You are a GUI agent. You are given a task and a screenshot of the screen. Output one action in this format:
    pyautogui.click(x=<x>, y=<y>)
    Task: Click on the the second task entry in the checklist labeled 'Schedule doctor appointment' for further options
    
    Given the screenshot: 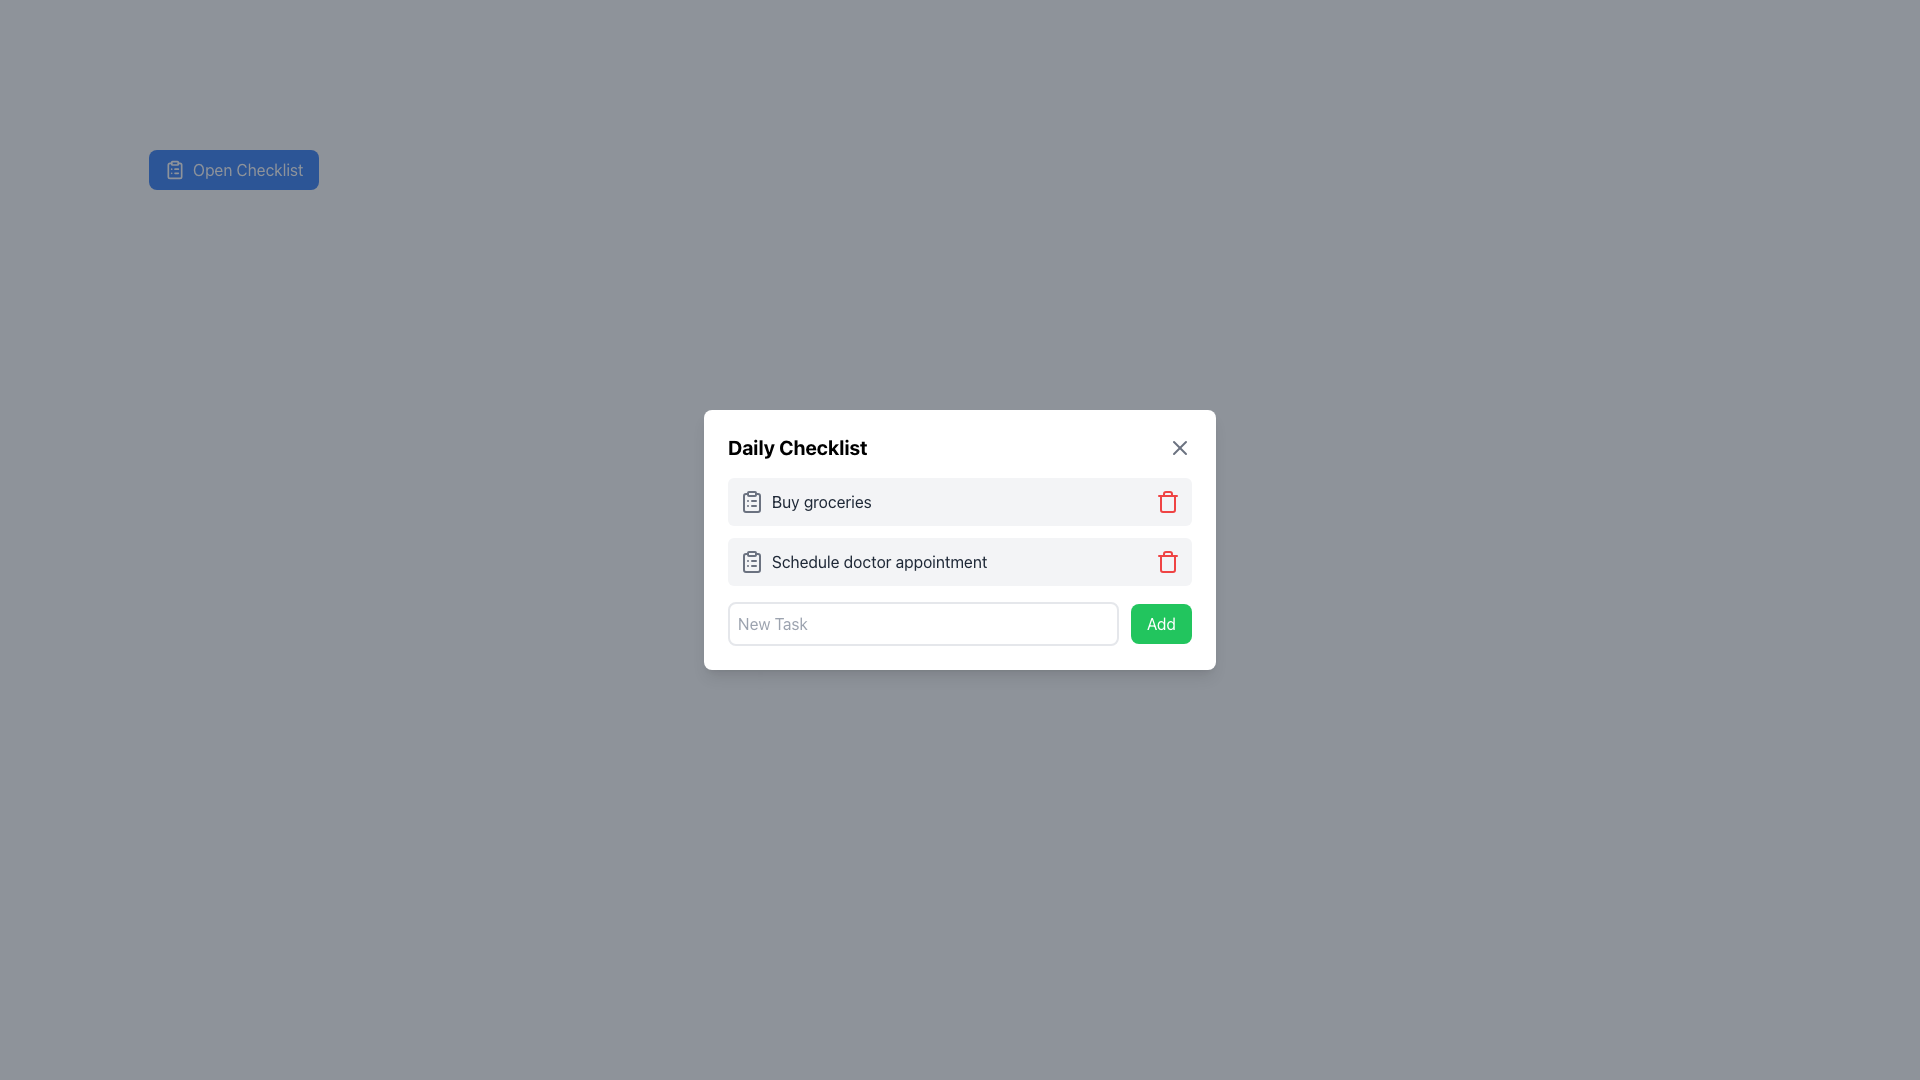 What is the action you would take?
    pyautogui.click(x=960, y=562)
    